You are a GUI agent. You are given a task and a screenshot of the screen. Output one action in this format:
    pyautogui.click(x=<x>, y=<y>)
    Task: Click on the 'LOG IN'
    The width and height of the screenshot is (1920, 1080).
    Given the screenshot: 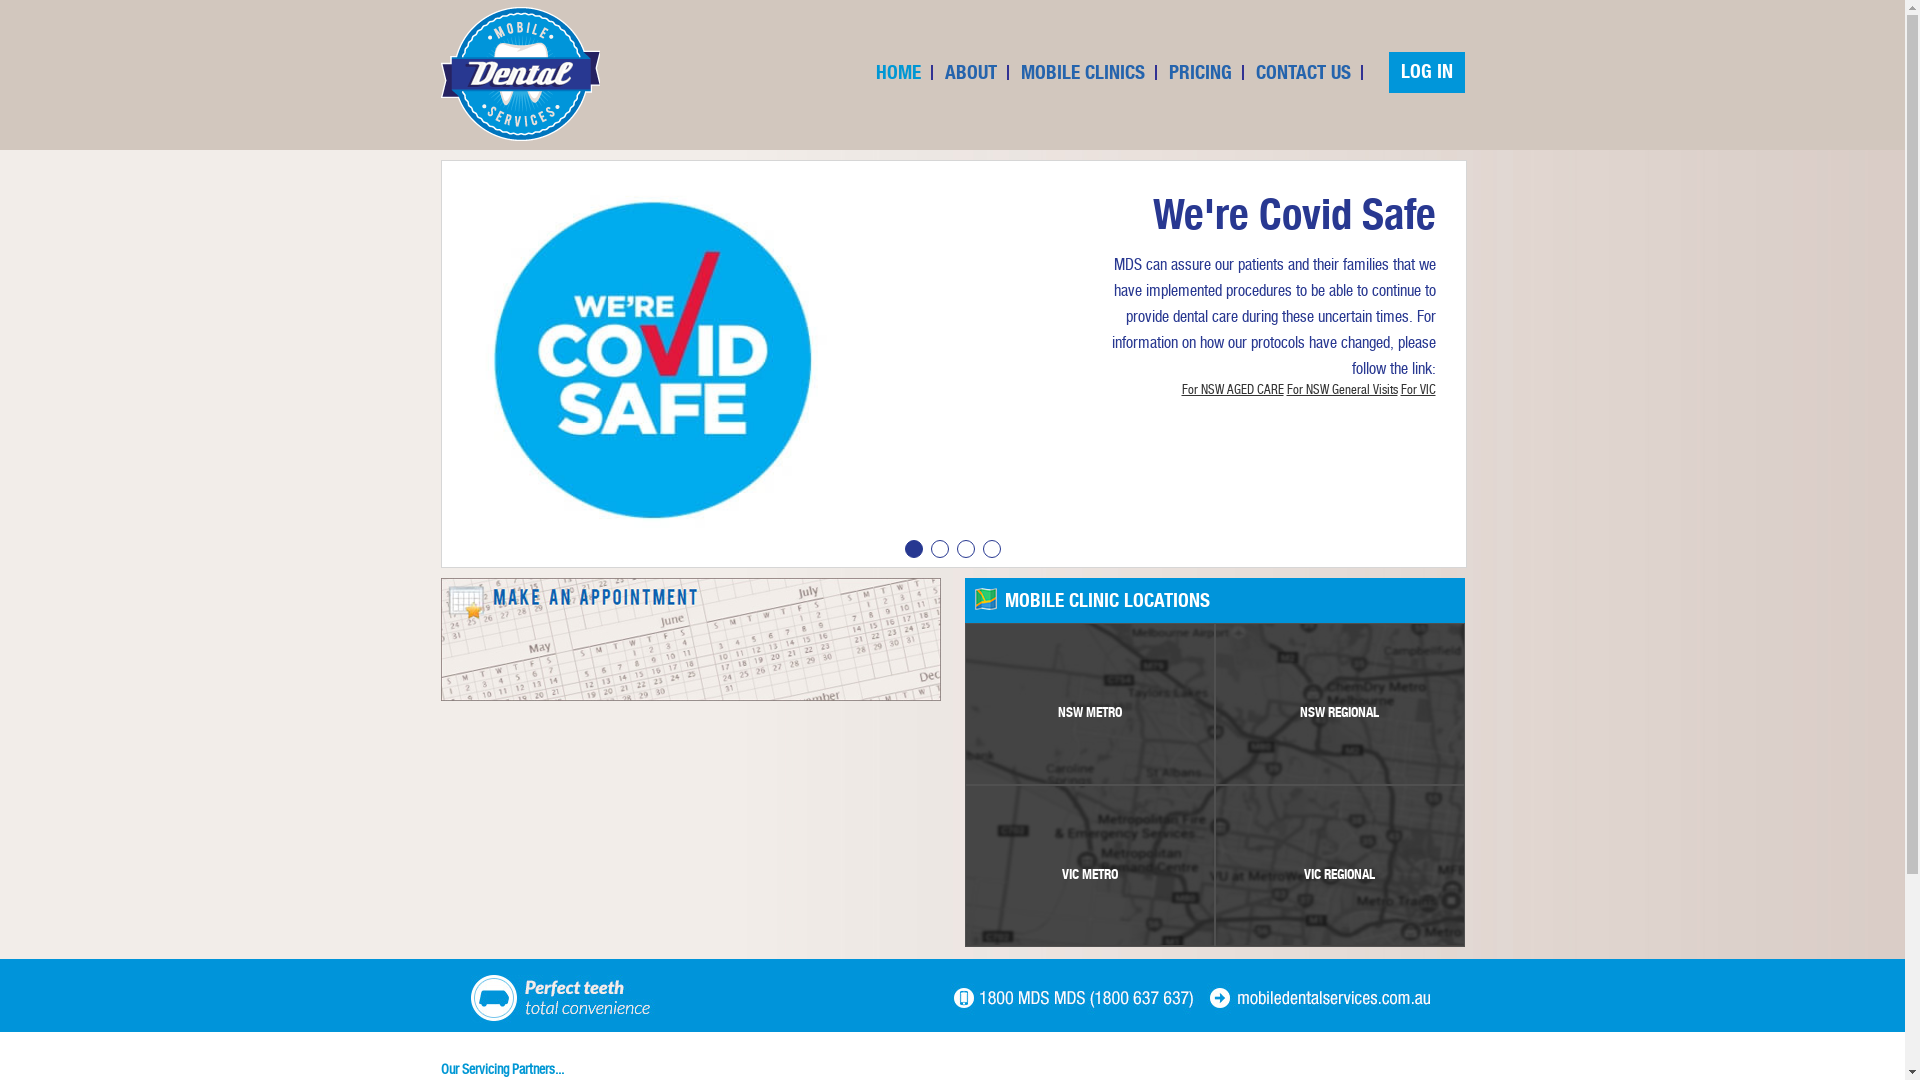 What is the action you would take?
    pyautogui.click(x=1424, y=71)
    